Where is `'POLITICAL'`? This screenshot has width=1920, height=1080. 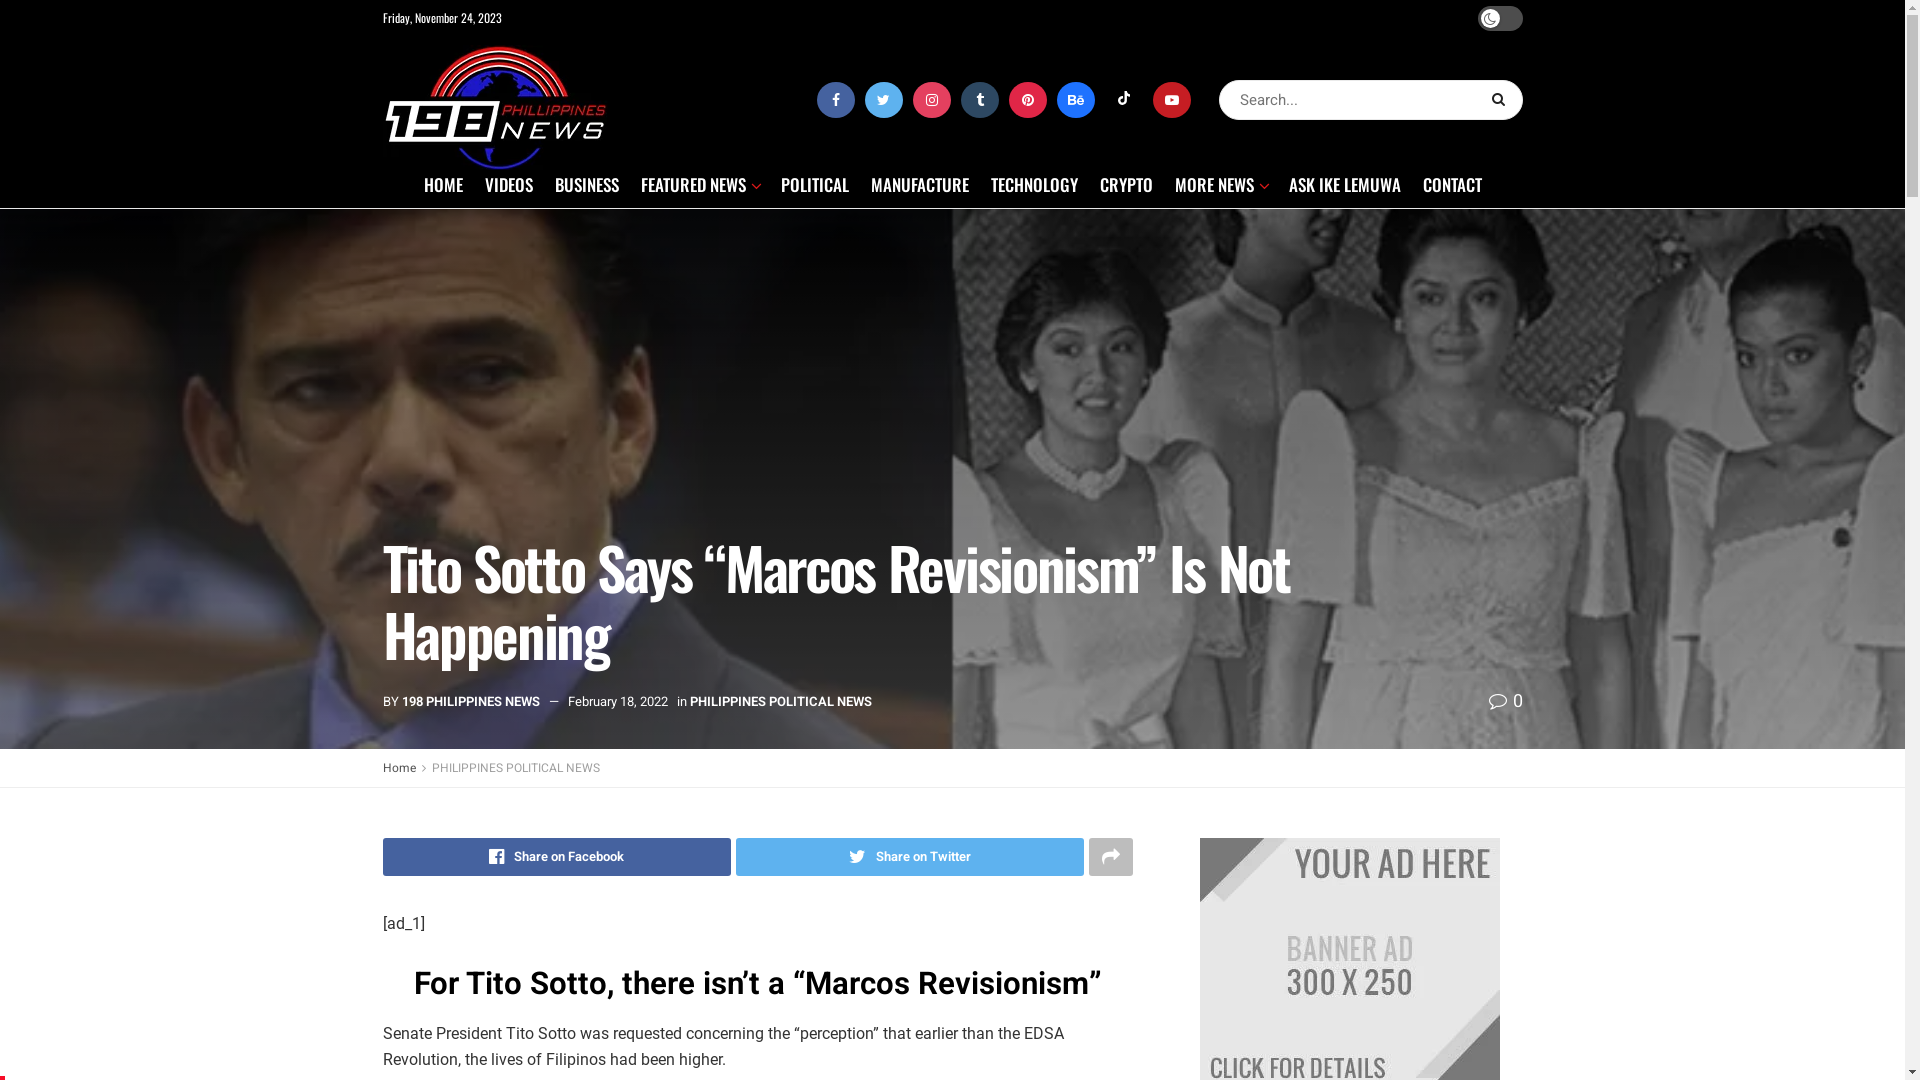 'POLITICAL' is located at coordinates (814, 184).